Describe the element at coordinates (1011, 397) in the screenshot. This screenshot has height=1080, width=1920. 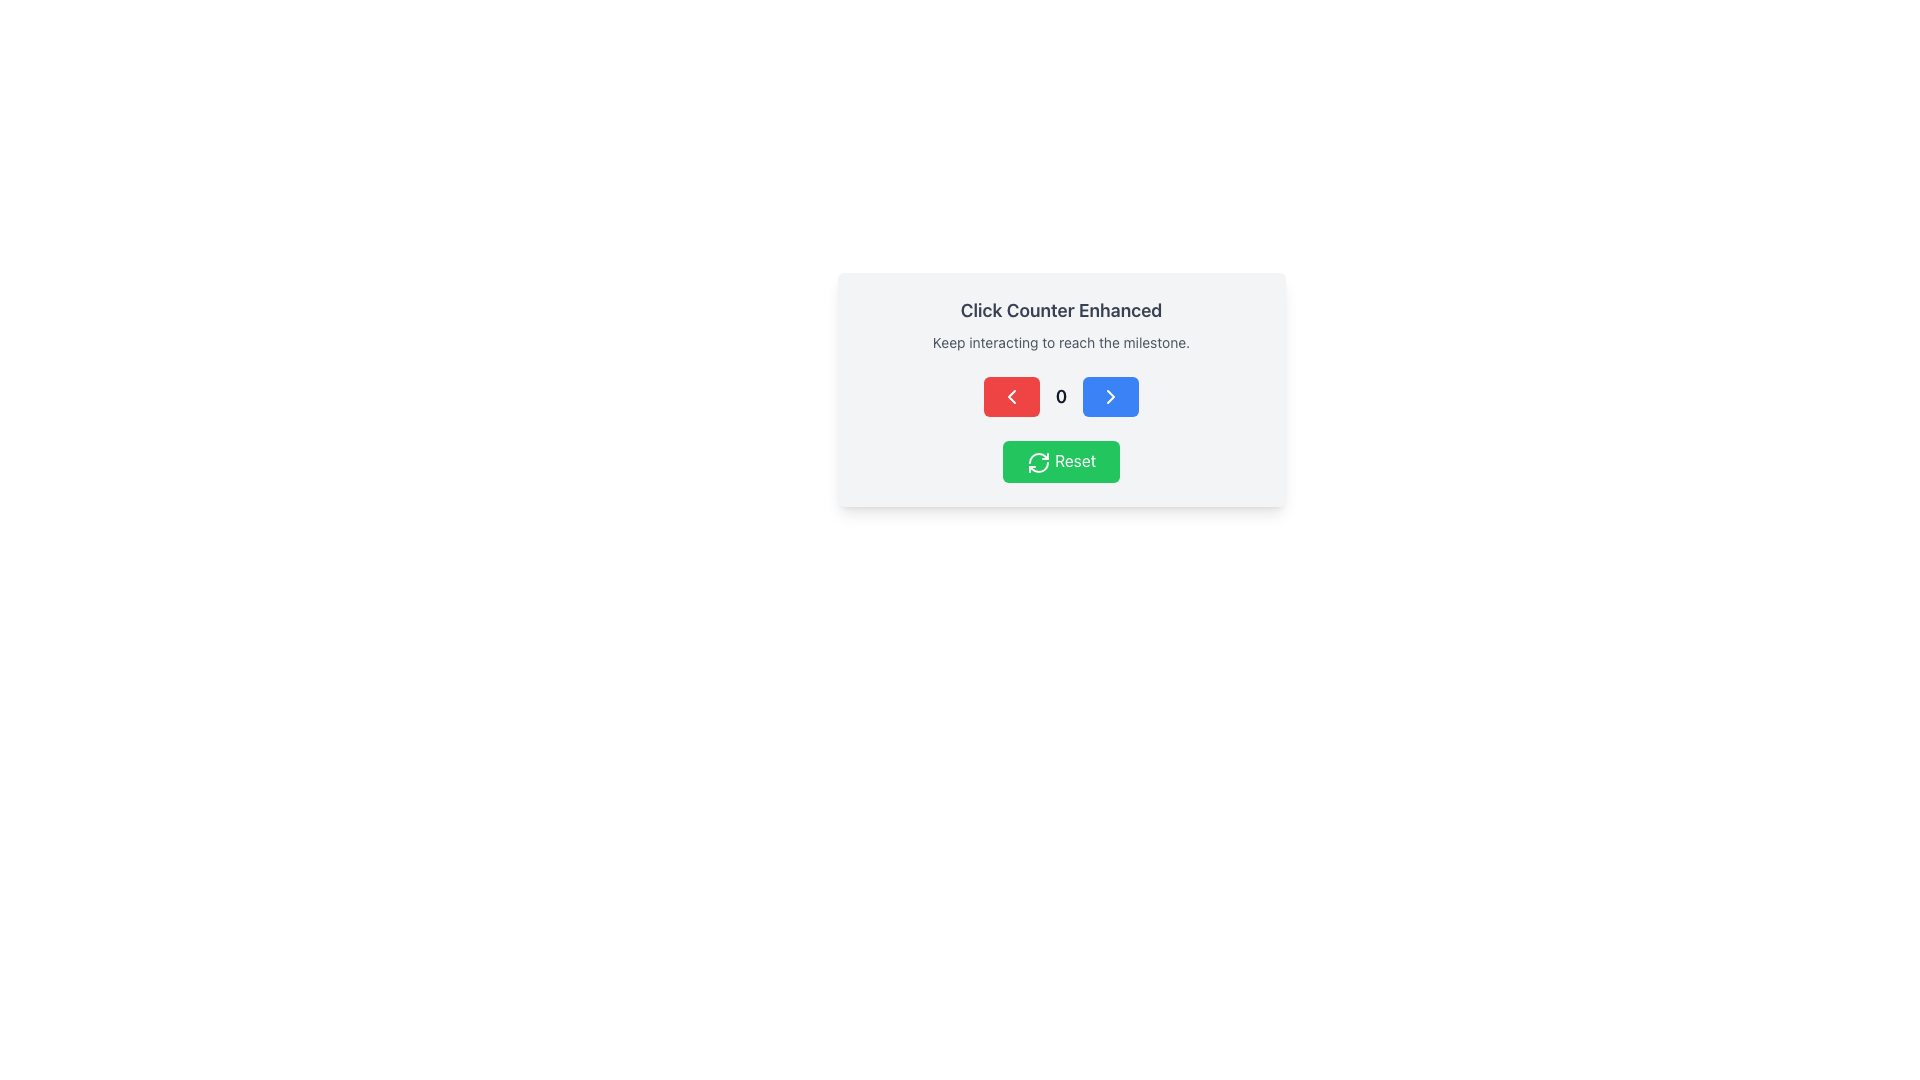
I see `the decrement button located to the left of the numerical display labeled '0'` at that location.